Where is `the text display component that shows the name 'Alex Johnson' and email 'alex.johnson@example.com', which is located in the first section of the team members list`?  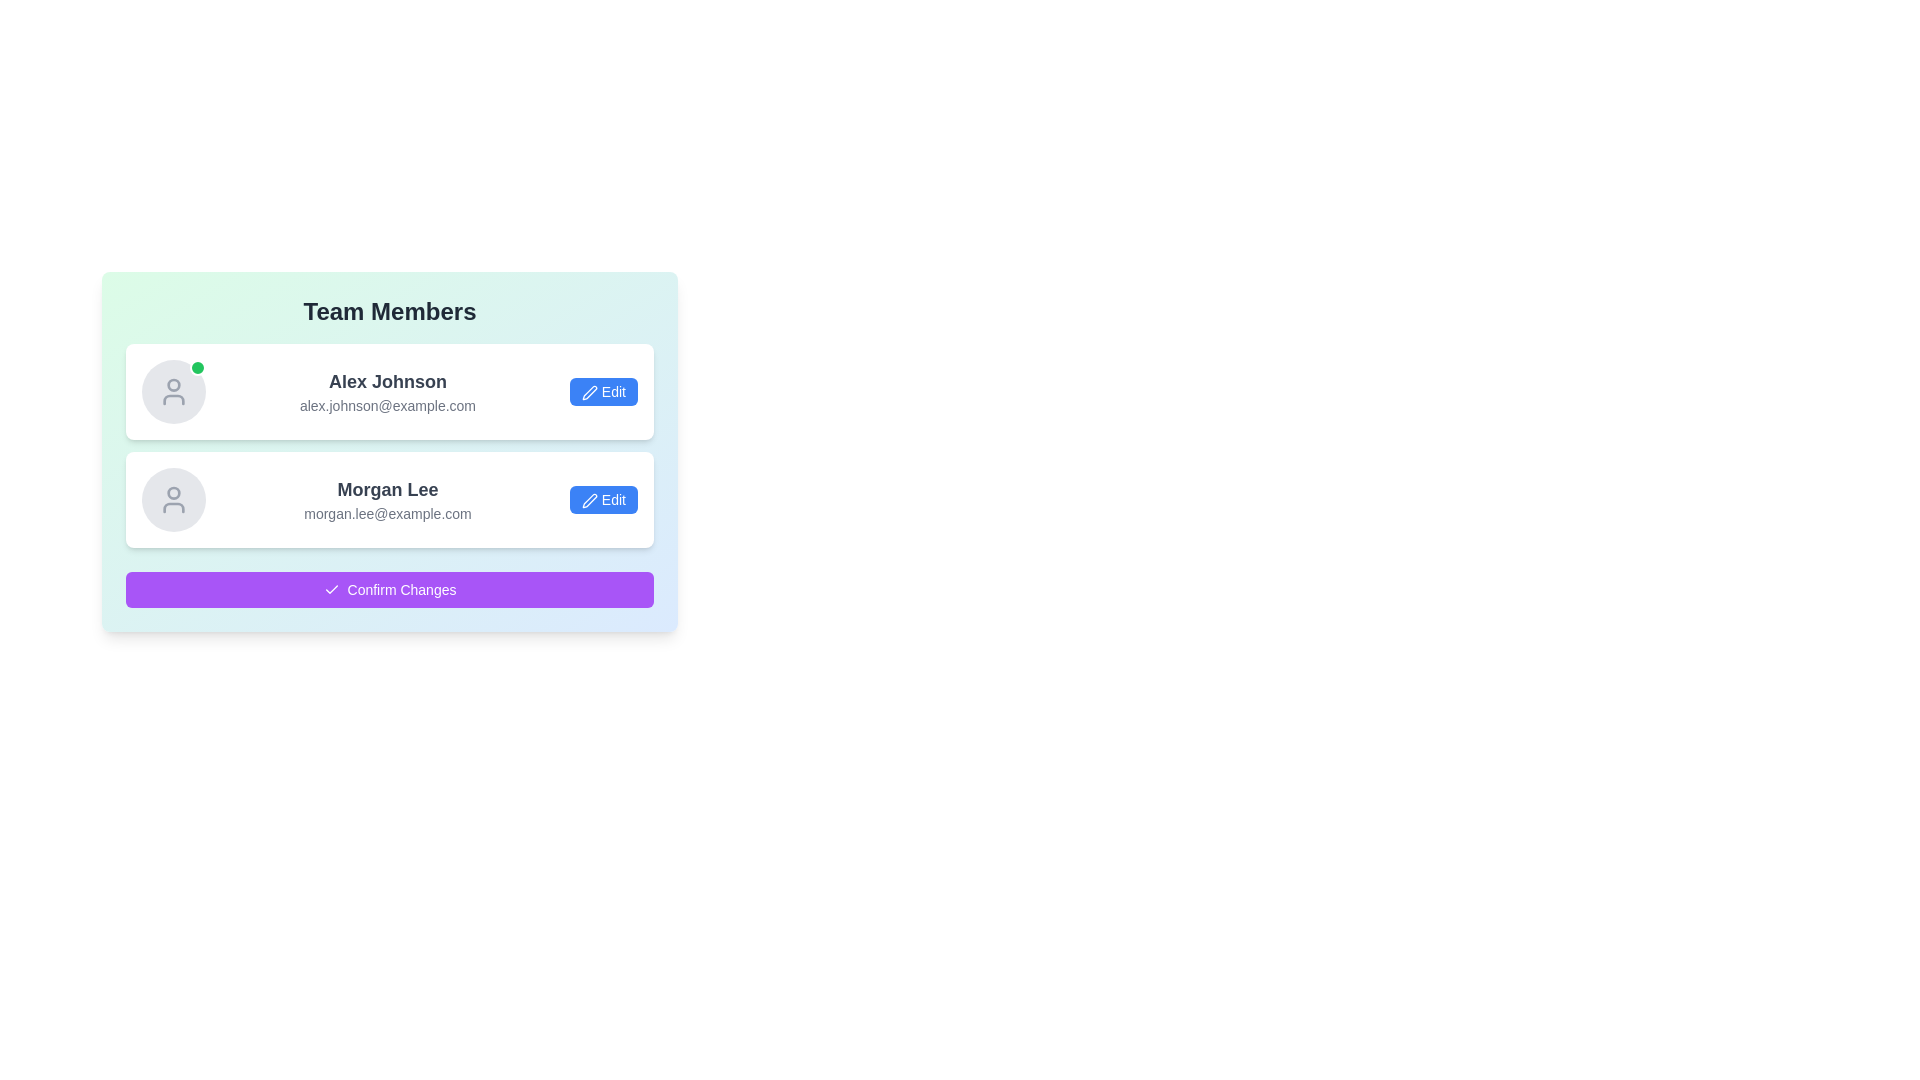
the text display component that shows the name 'Alex Johnson' and email 'alex.johnson@example.com', which is located in the first section of the team members list is located at coordinates (388, 392).